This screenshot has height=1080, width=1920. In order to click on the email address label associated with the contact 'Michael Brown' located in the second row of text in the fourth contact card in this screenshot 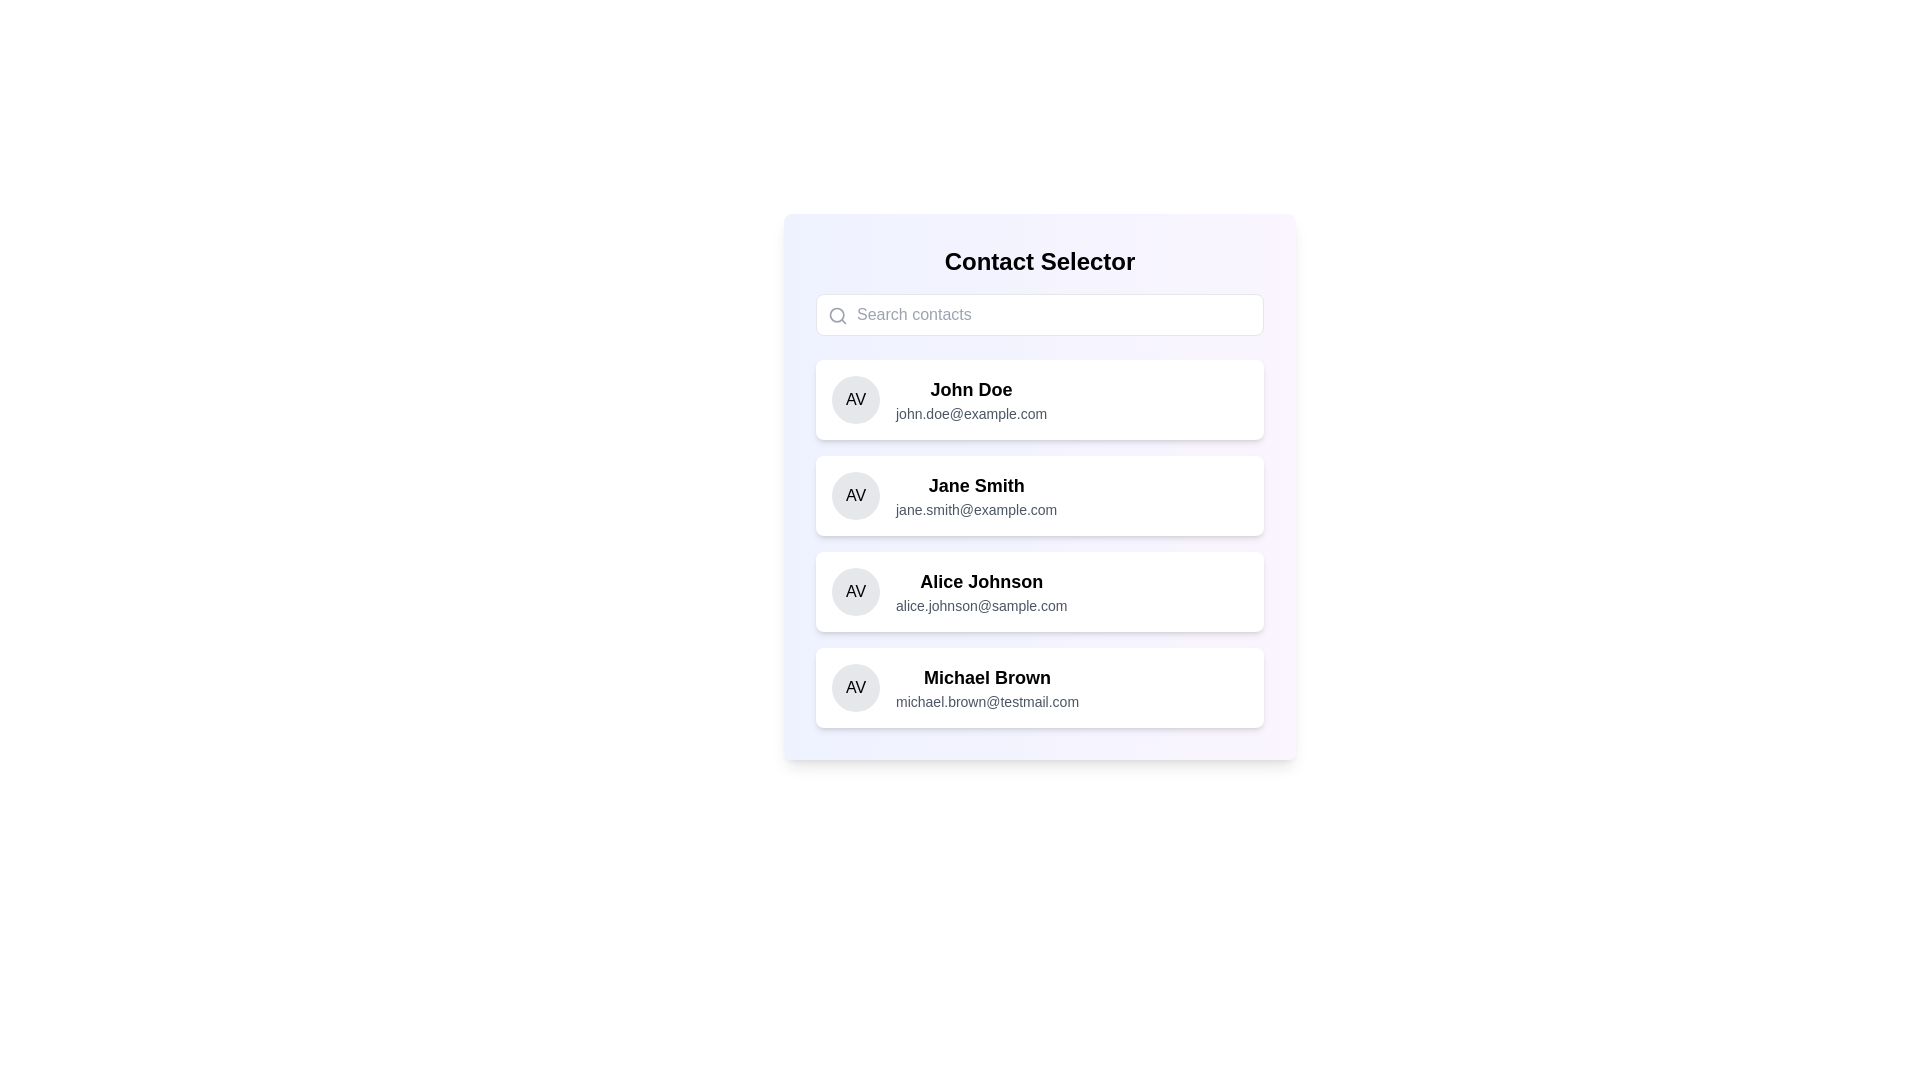, I will do `click(987, 701)`.